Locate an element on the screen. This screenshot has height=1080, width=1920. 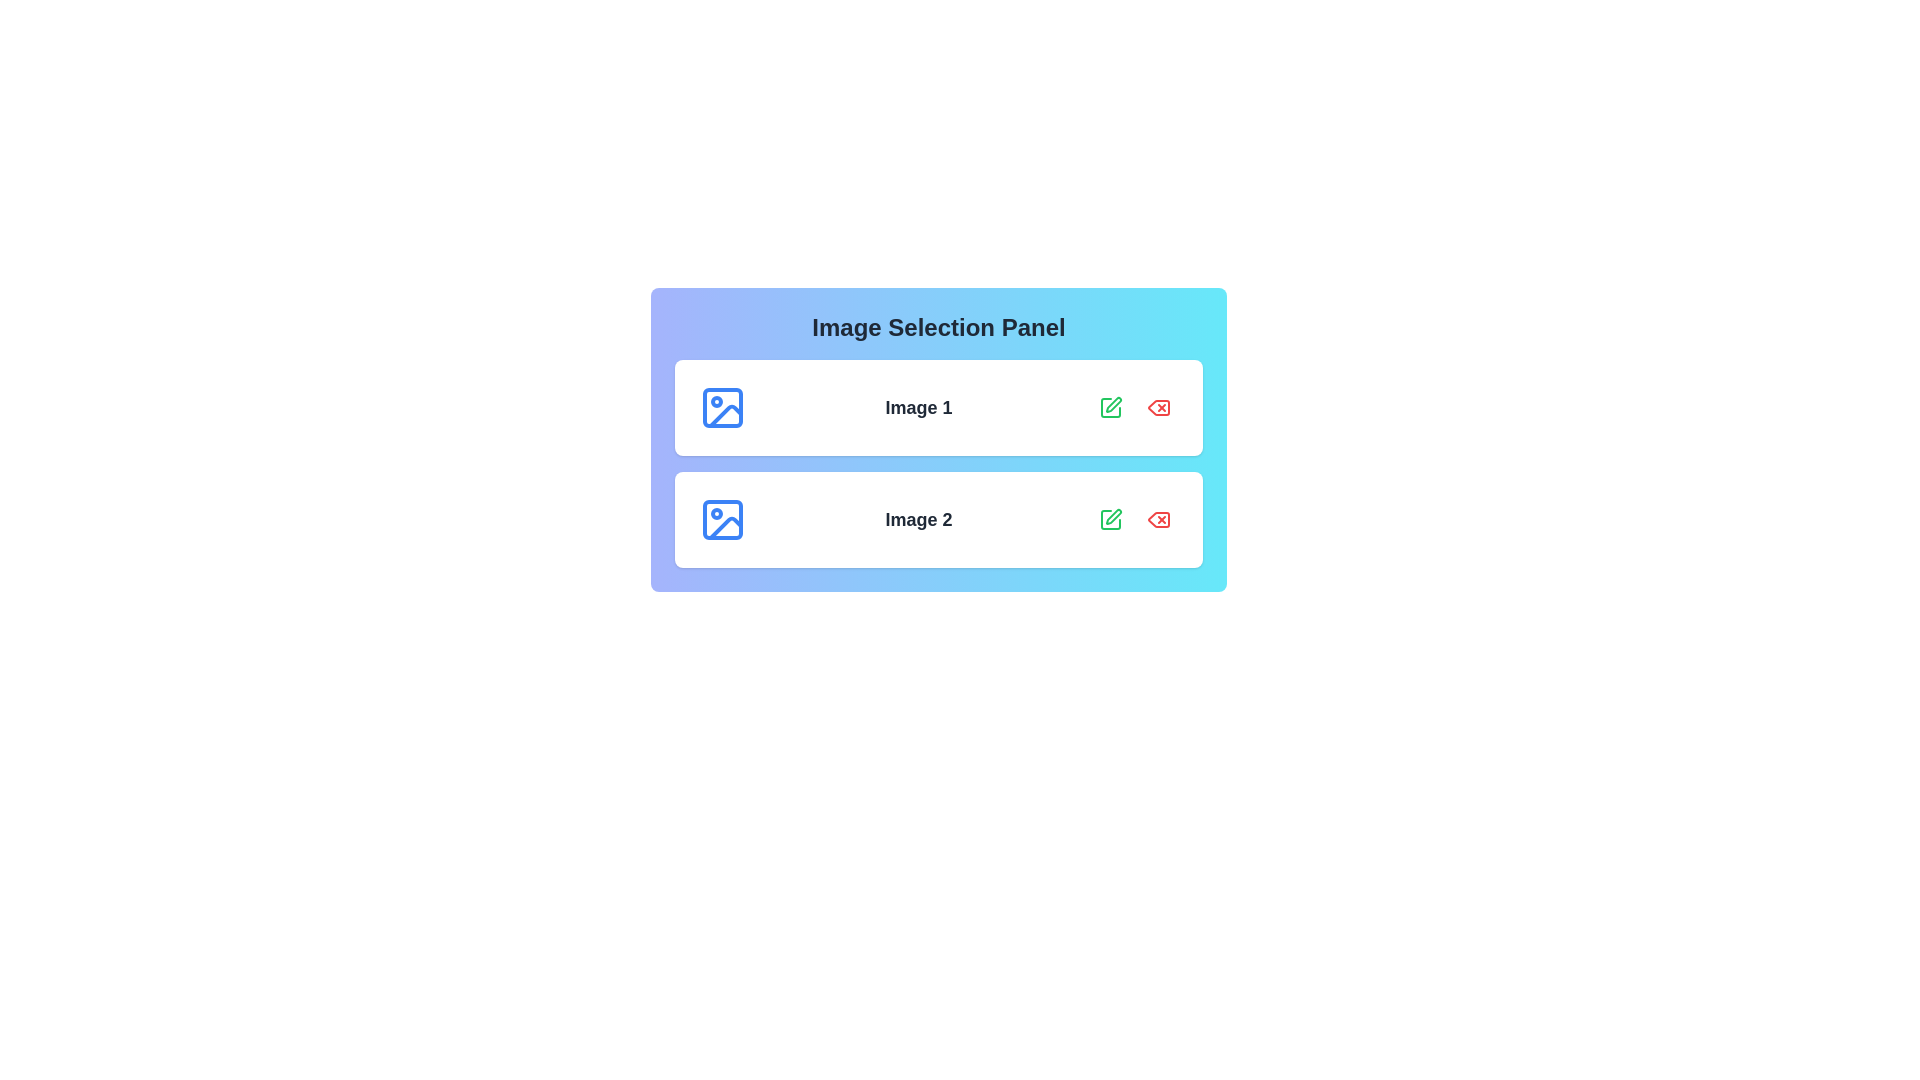
the delete icon button located on the right side of the panel within the 'Image 1' row to initiate the delete action is located at coordinates (1158, 407).